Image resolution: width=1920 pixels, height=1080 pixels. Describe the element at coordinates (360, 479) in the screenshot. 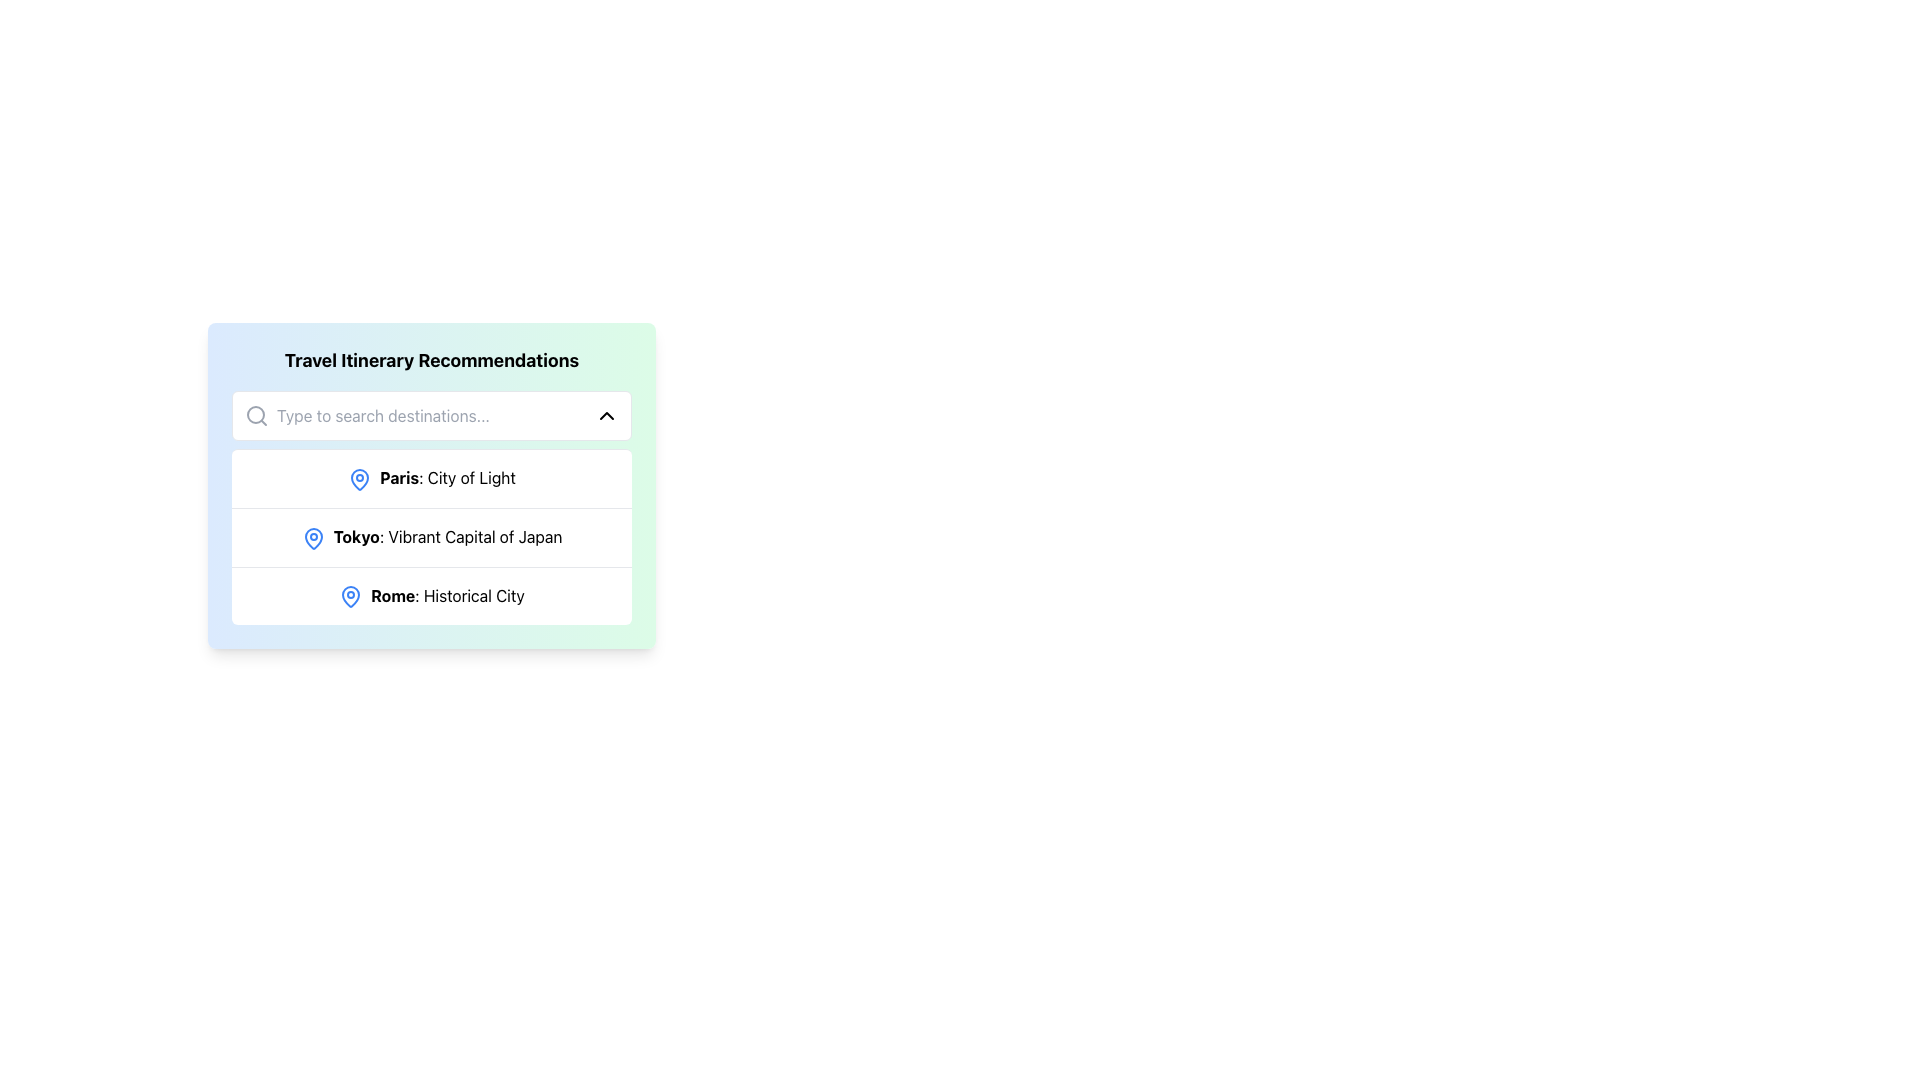

I see `the first map pin icon in the travel itinerary recommendations list` at that location.